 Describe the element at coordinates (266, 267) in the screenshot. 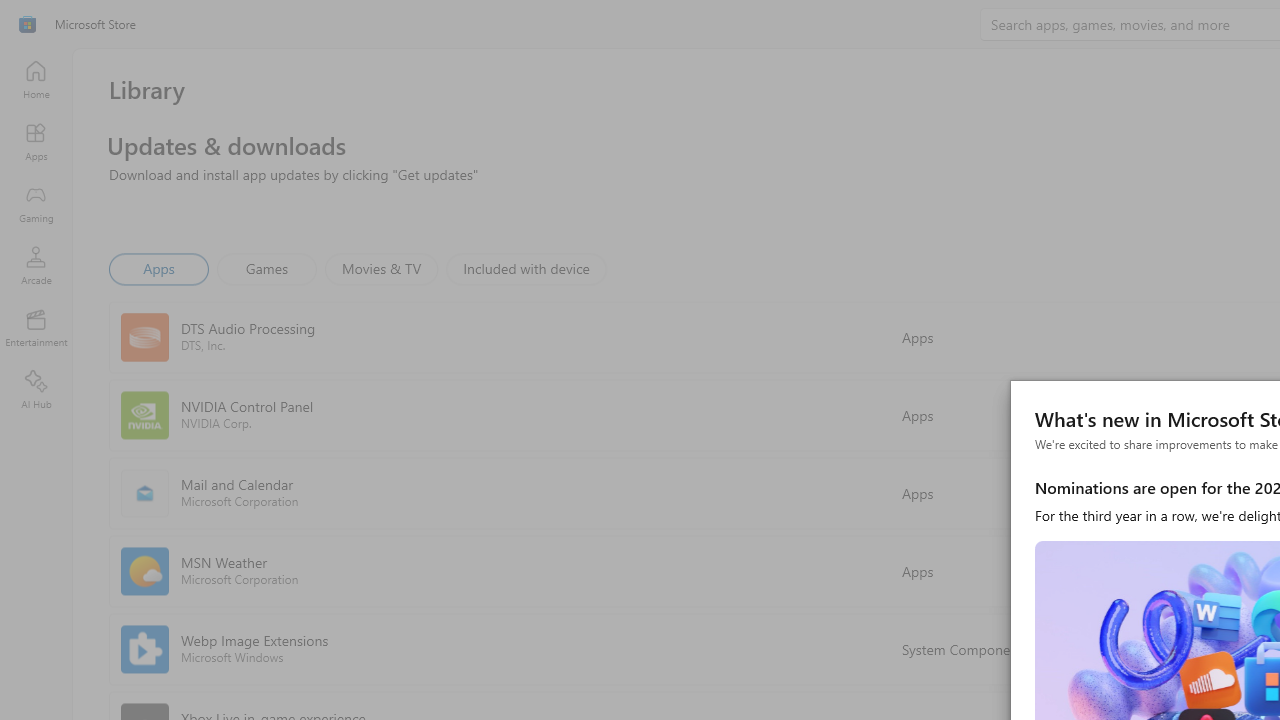

I see `'Games'` at that location.